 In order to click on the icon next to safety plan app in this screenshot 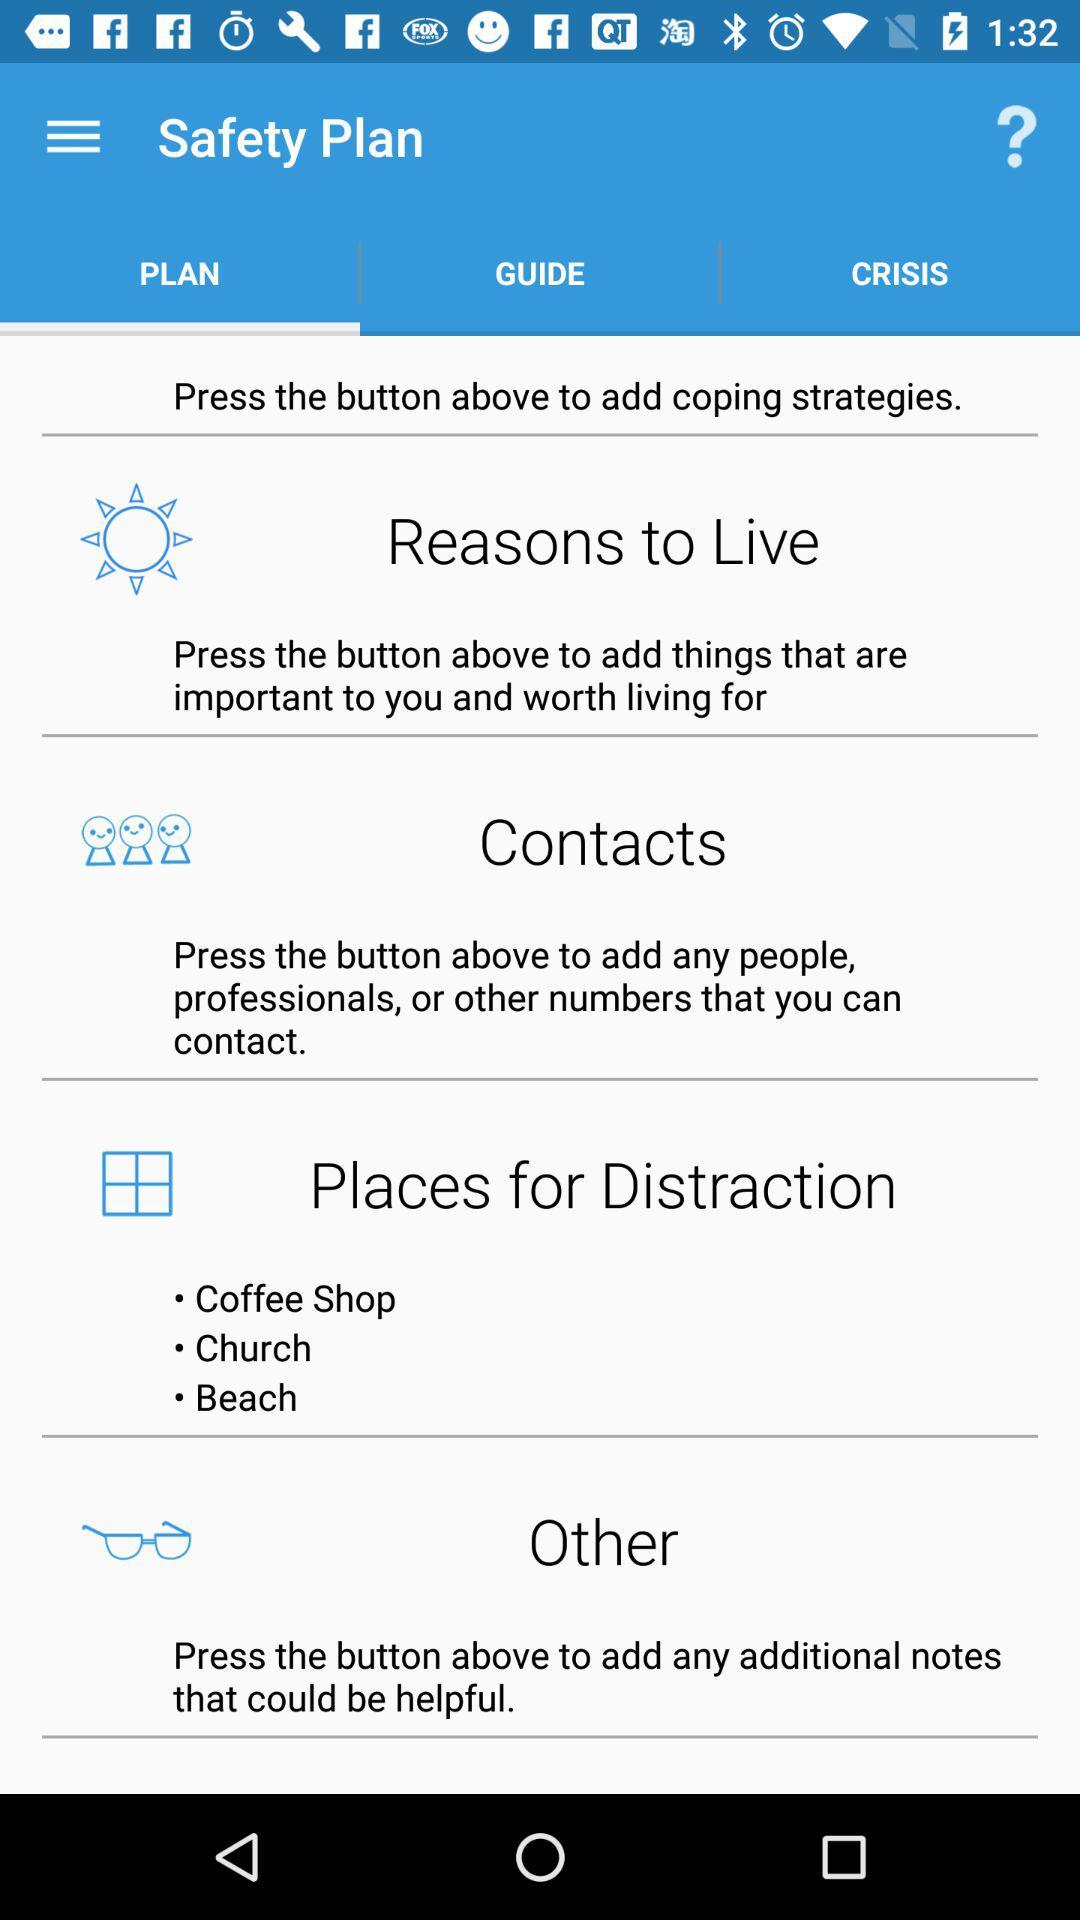, I will do `click(72, 135)`.